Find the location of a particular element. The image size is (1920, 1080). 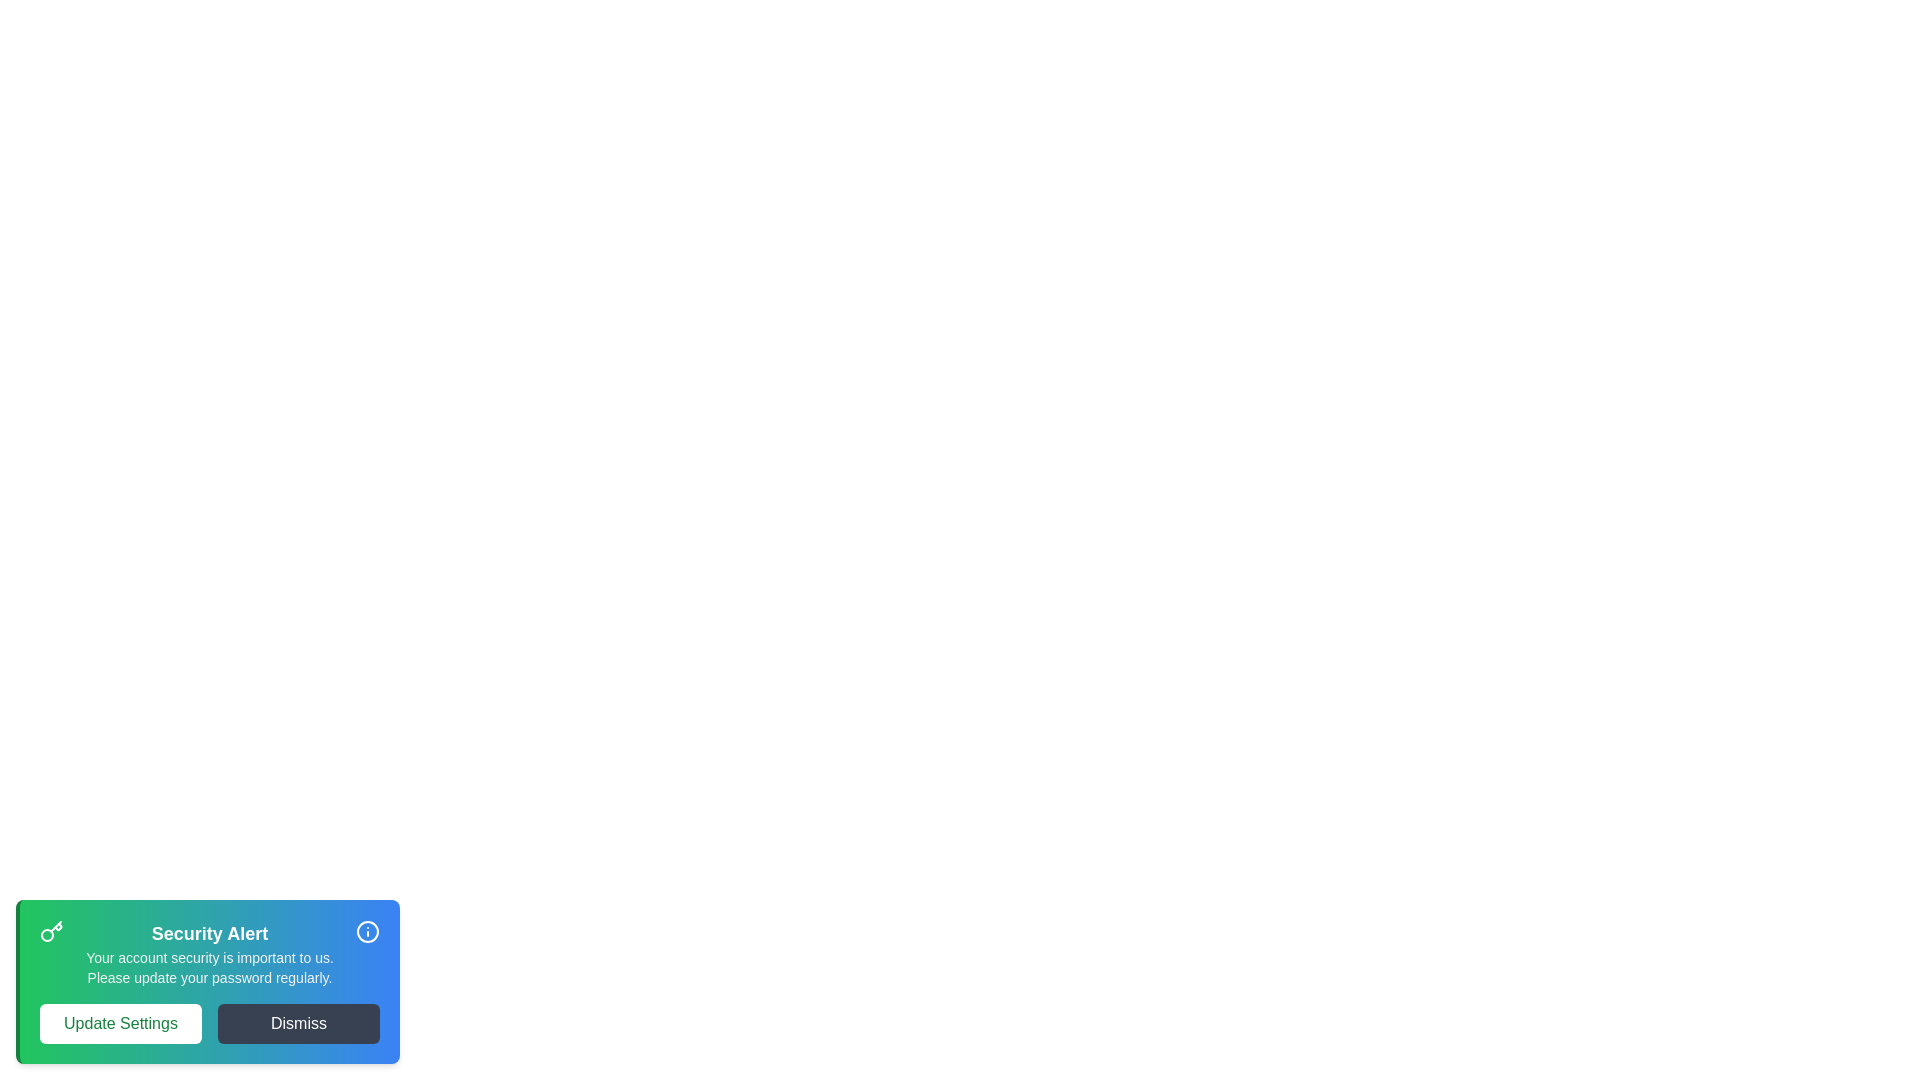

the 'Dismiss' button to close the snackbar is located at coordinates (297, 1023).